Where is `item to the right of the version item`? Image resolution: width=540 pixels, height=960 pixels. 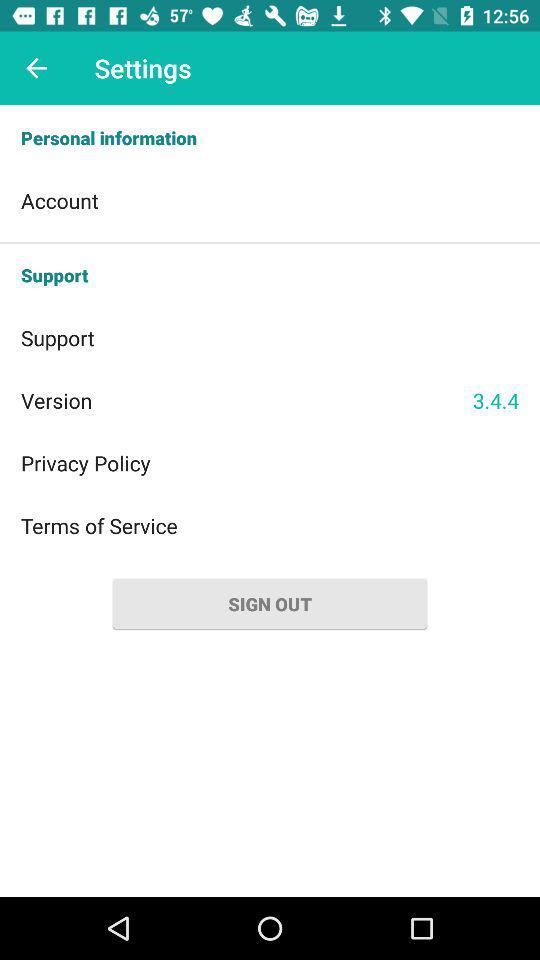
item to the right of the version item is located at coordinates (494, 399).